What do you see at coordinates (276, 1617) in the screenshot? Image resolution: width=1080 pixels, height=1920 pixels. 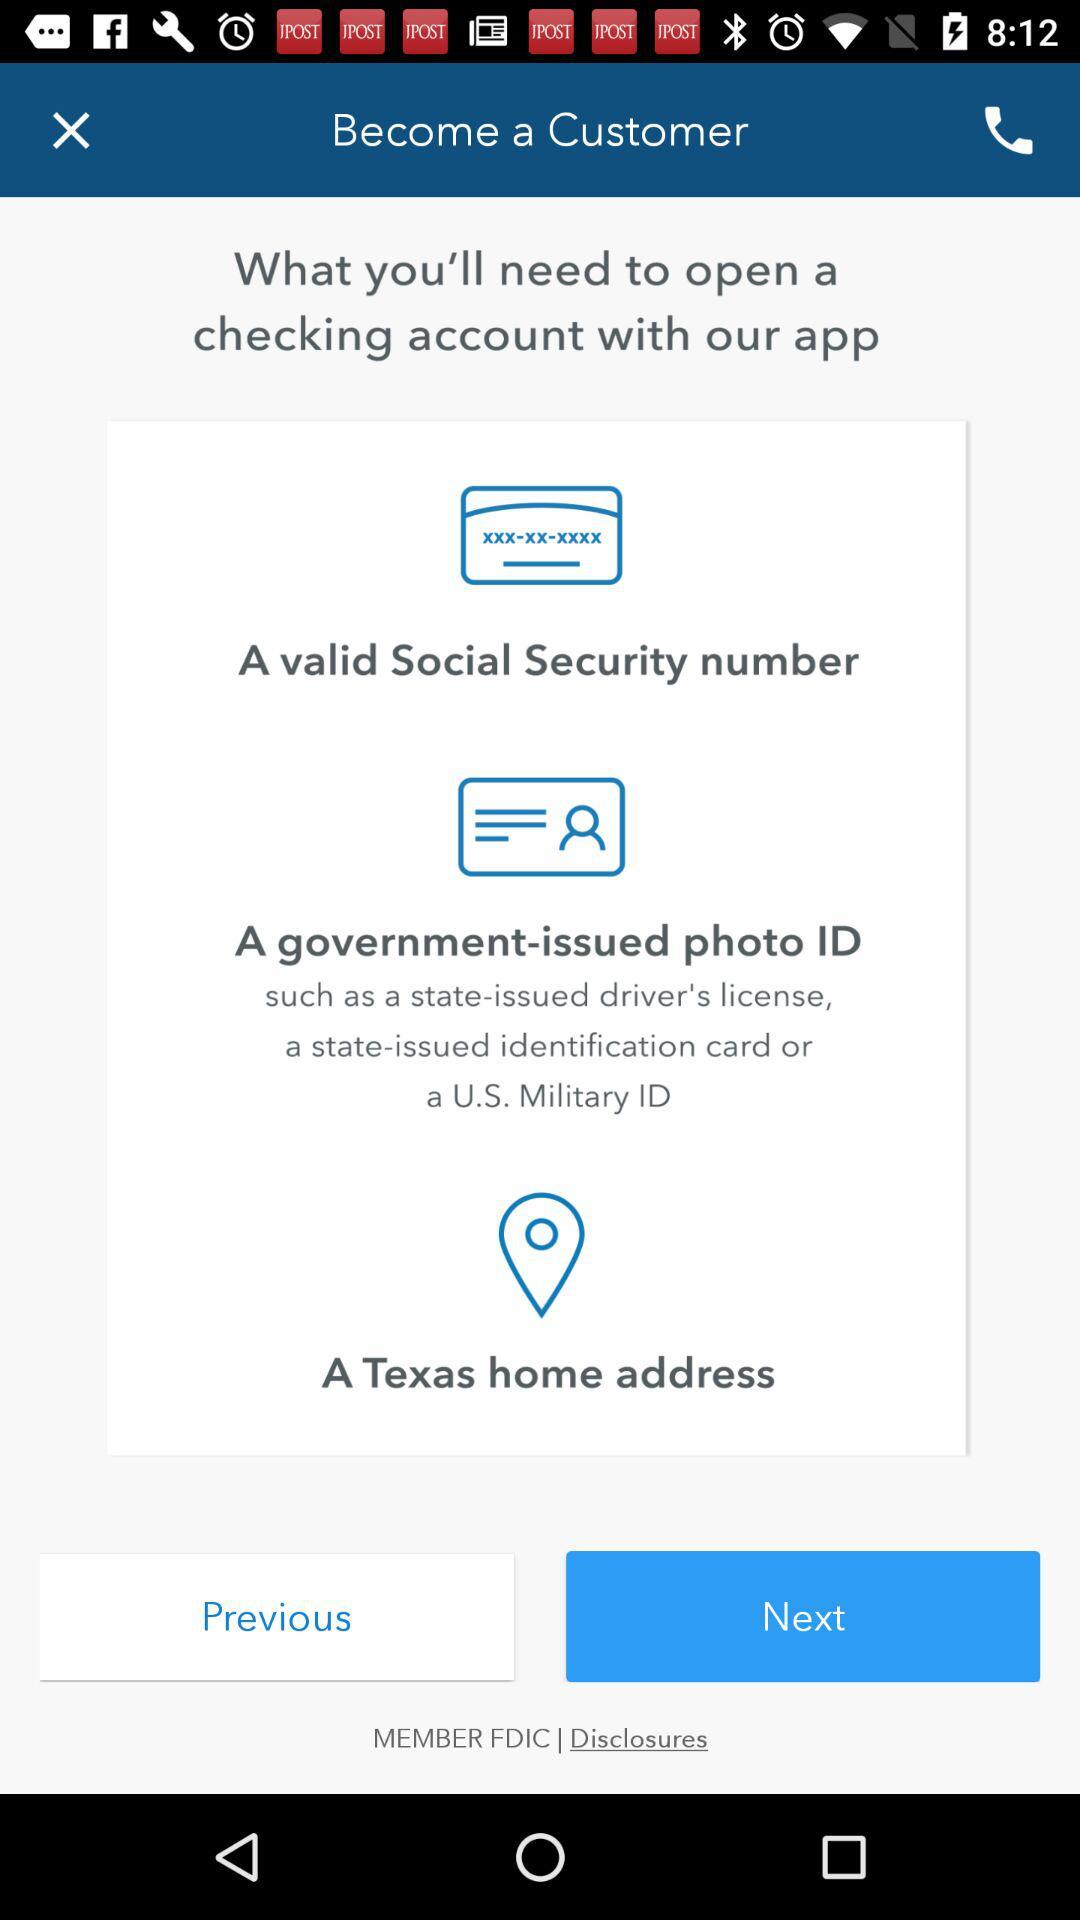 I see `the icon next to next item` at bounding box center [276, 1617].